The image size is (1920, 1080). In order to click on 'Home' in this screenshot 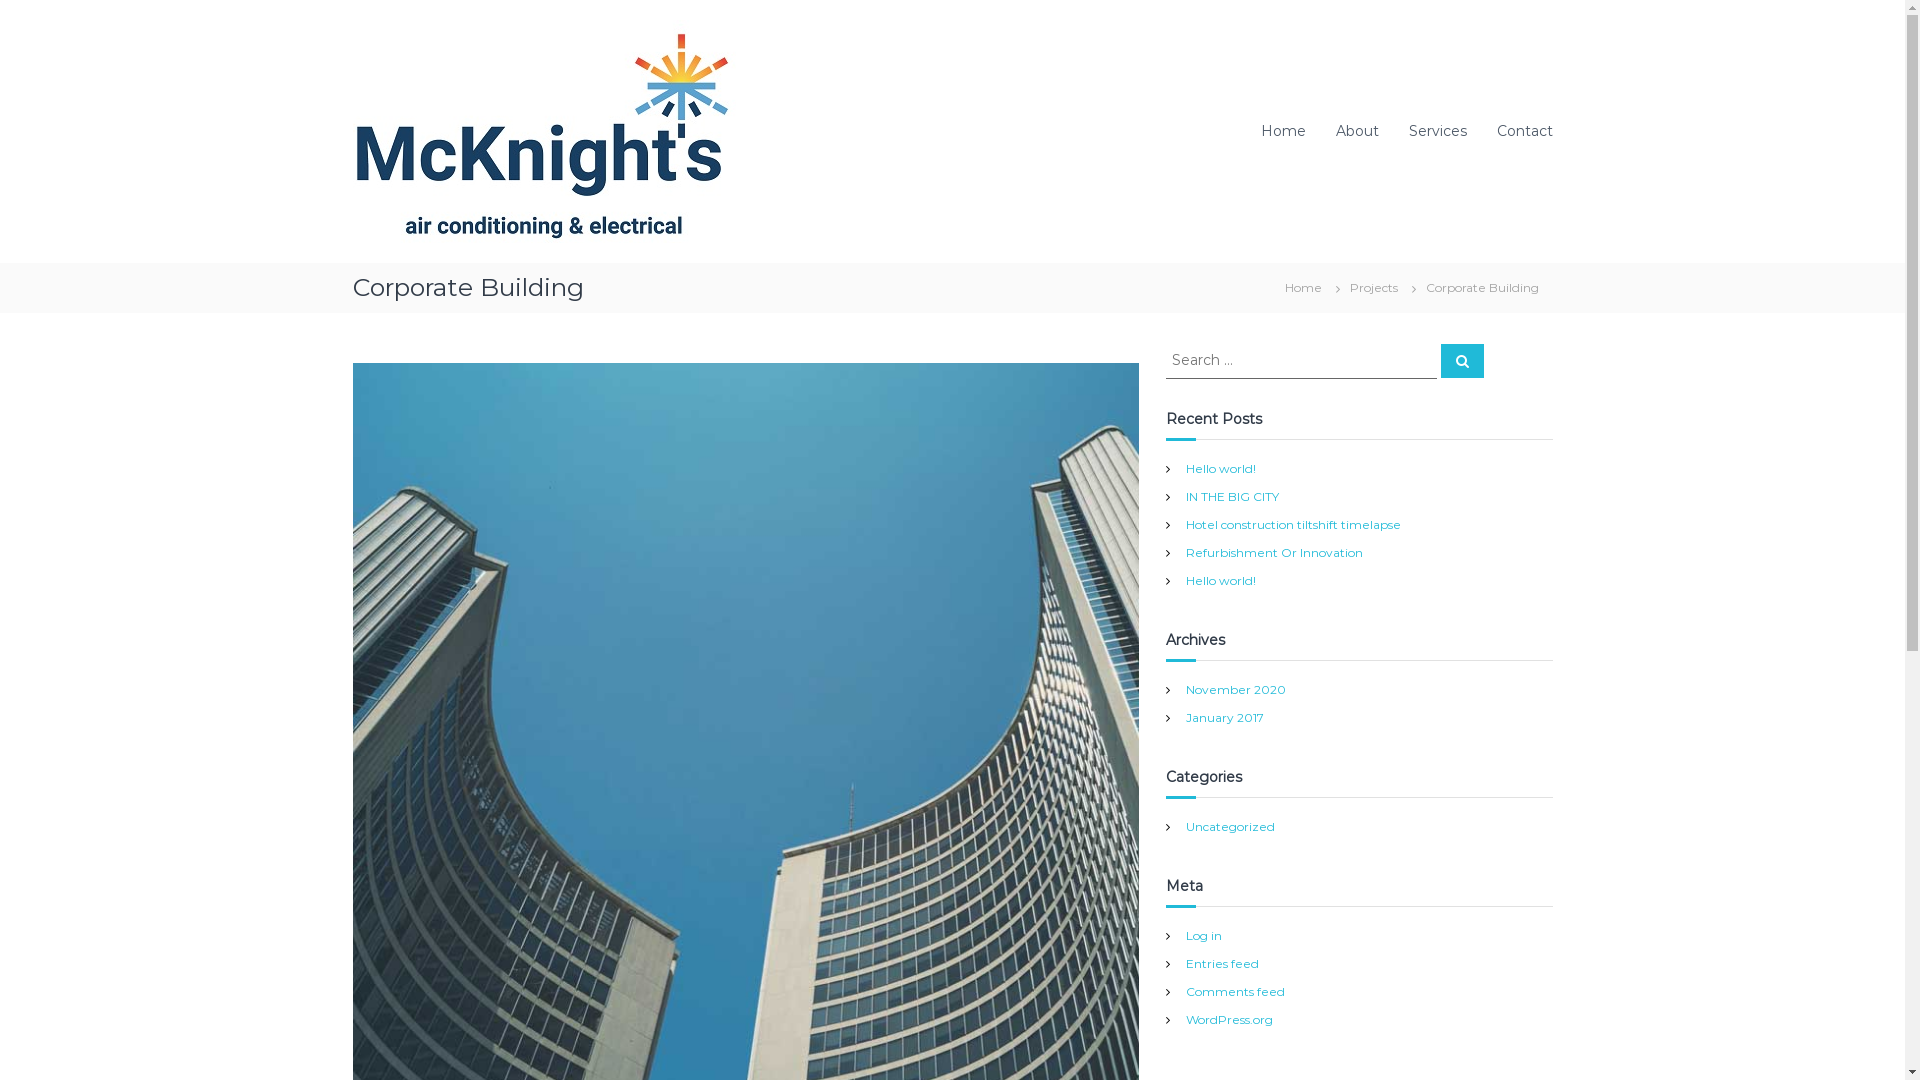, I will do `click(1269, 286)`.